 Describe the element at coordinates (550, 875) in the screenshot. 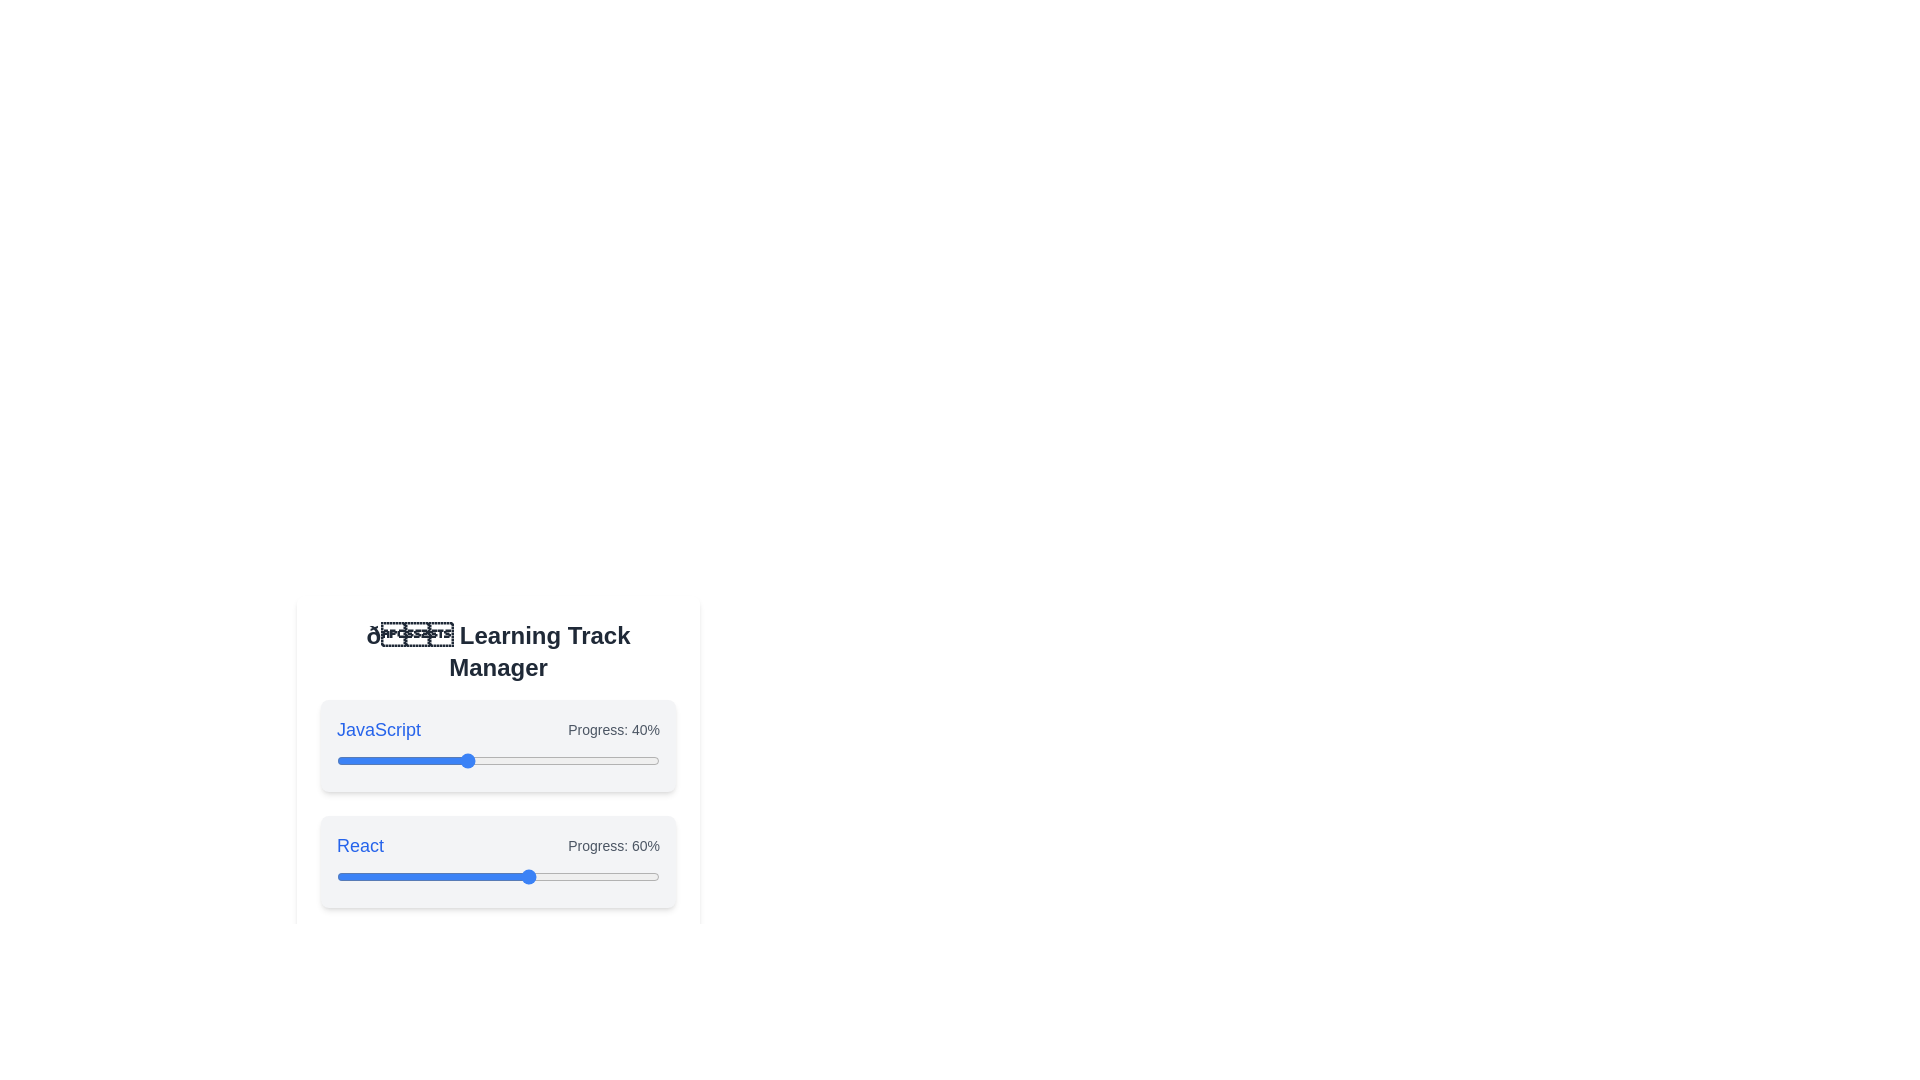

I see `the progress value` at that location.